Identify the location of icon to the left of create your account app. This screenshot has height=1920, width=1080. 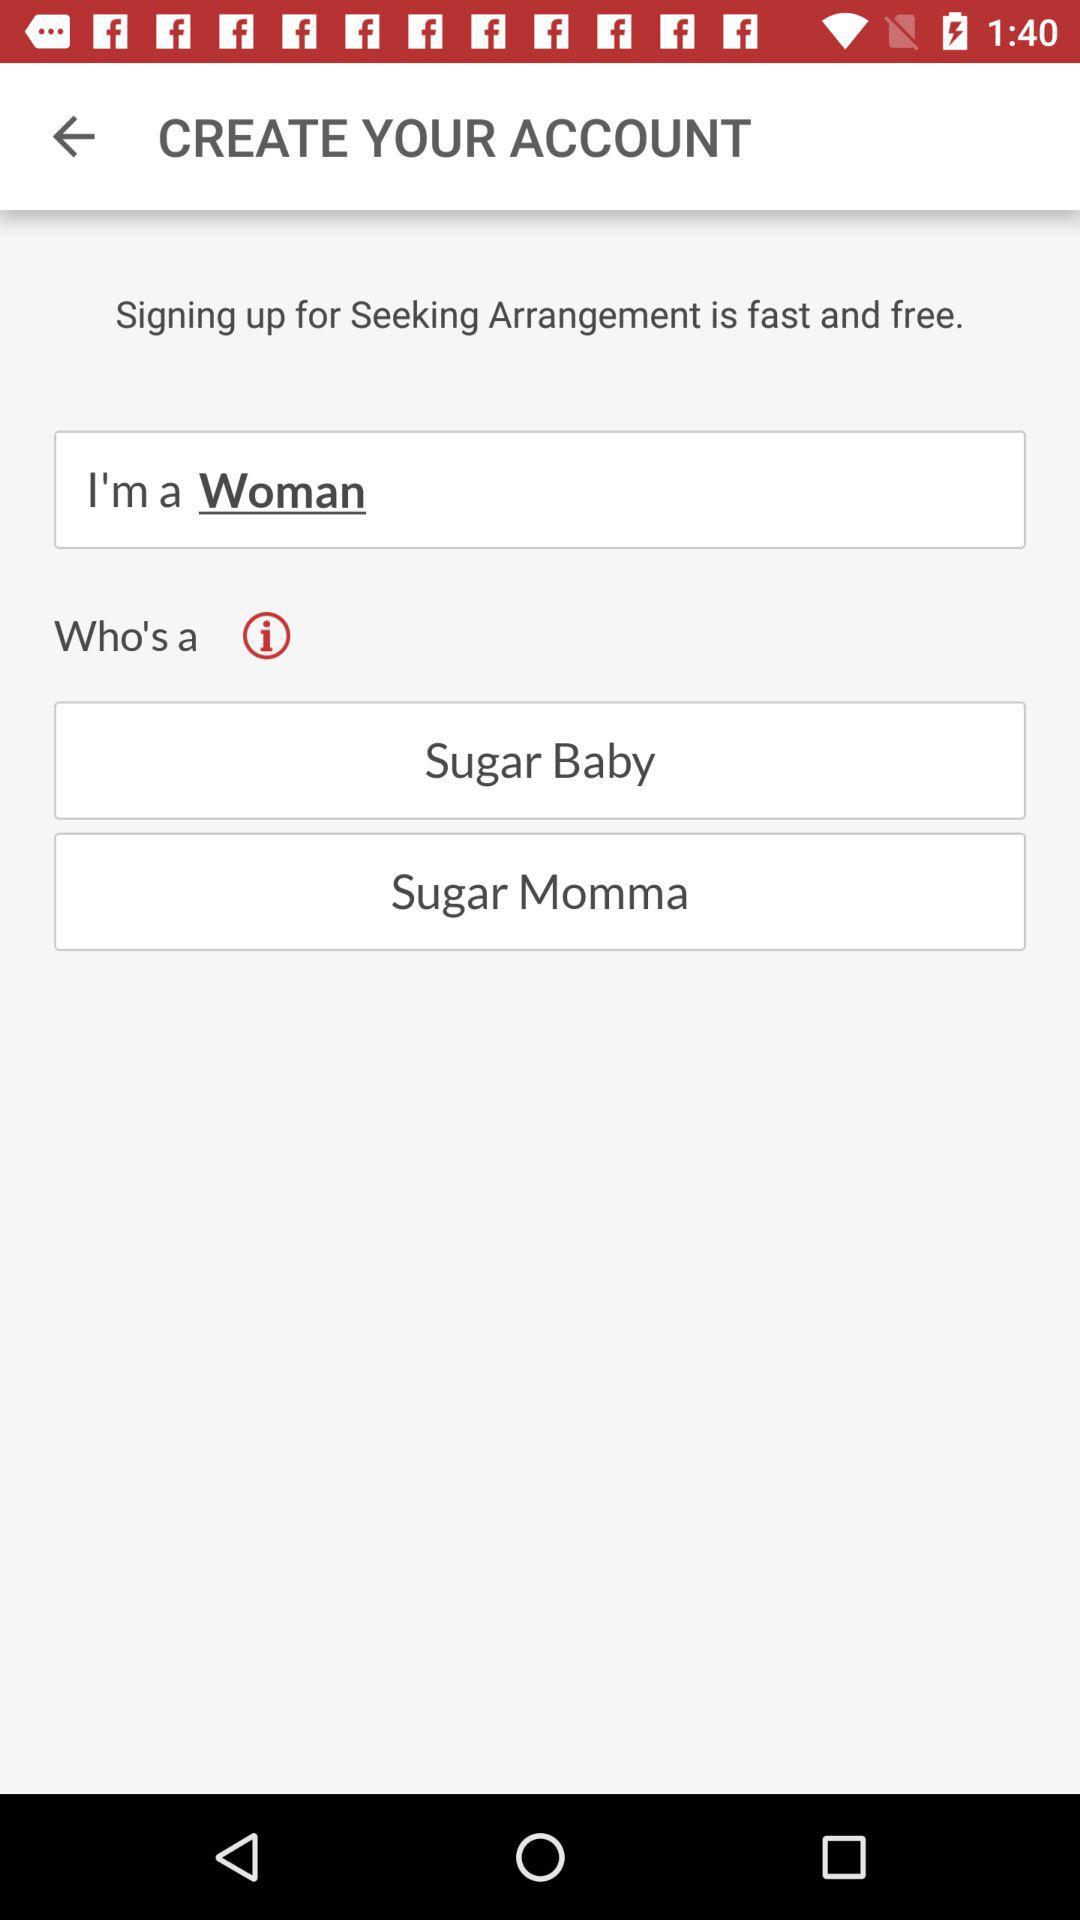
(72, 135).